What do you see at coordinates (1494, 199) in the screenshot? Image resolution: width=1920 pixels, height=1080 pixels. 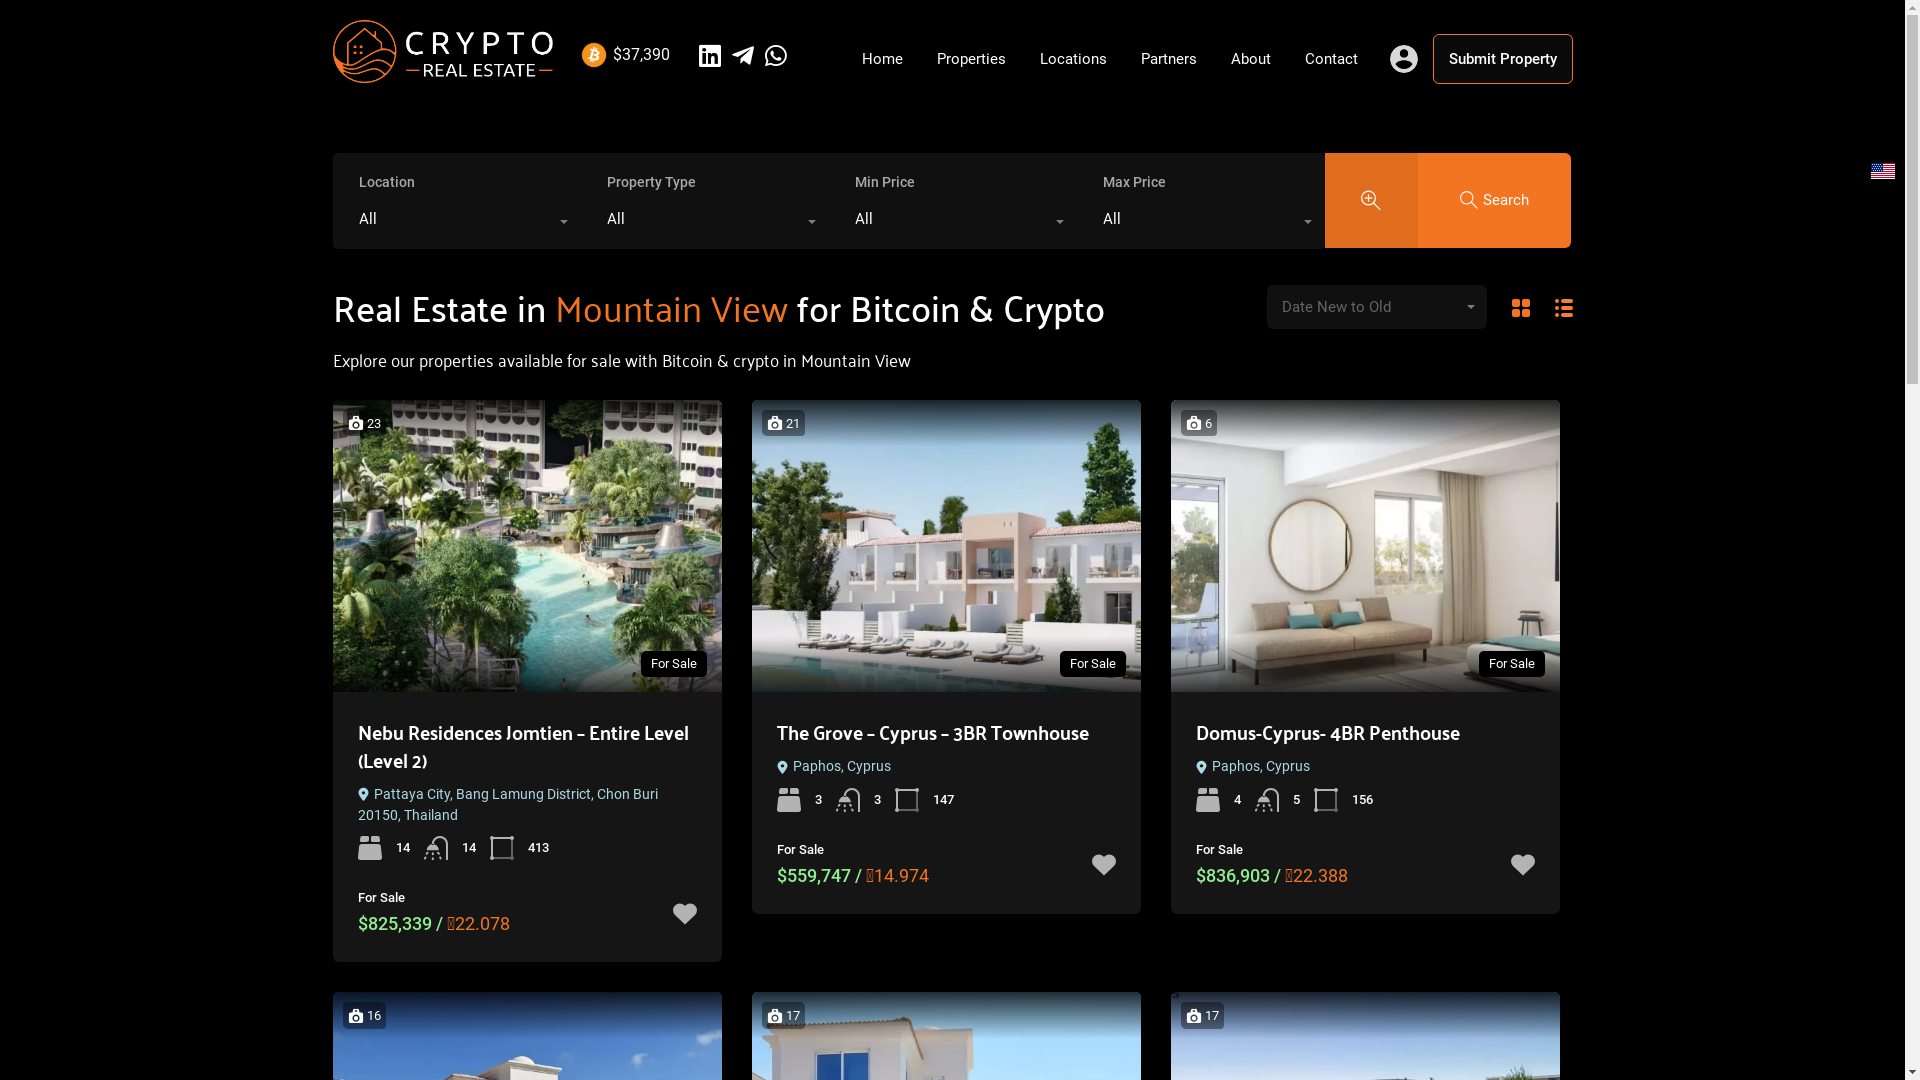 I see `'Search'` at bounding box center [1494, 199].